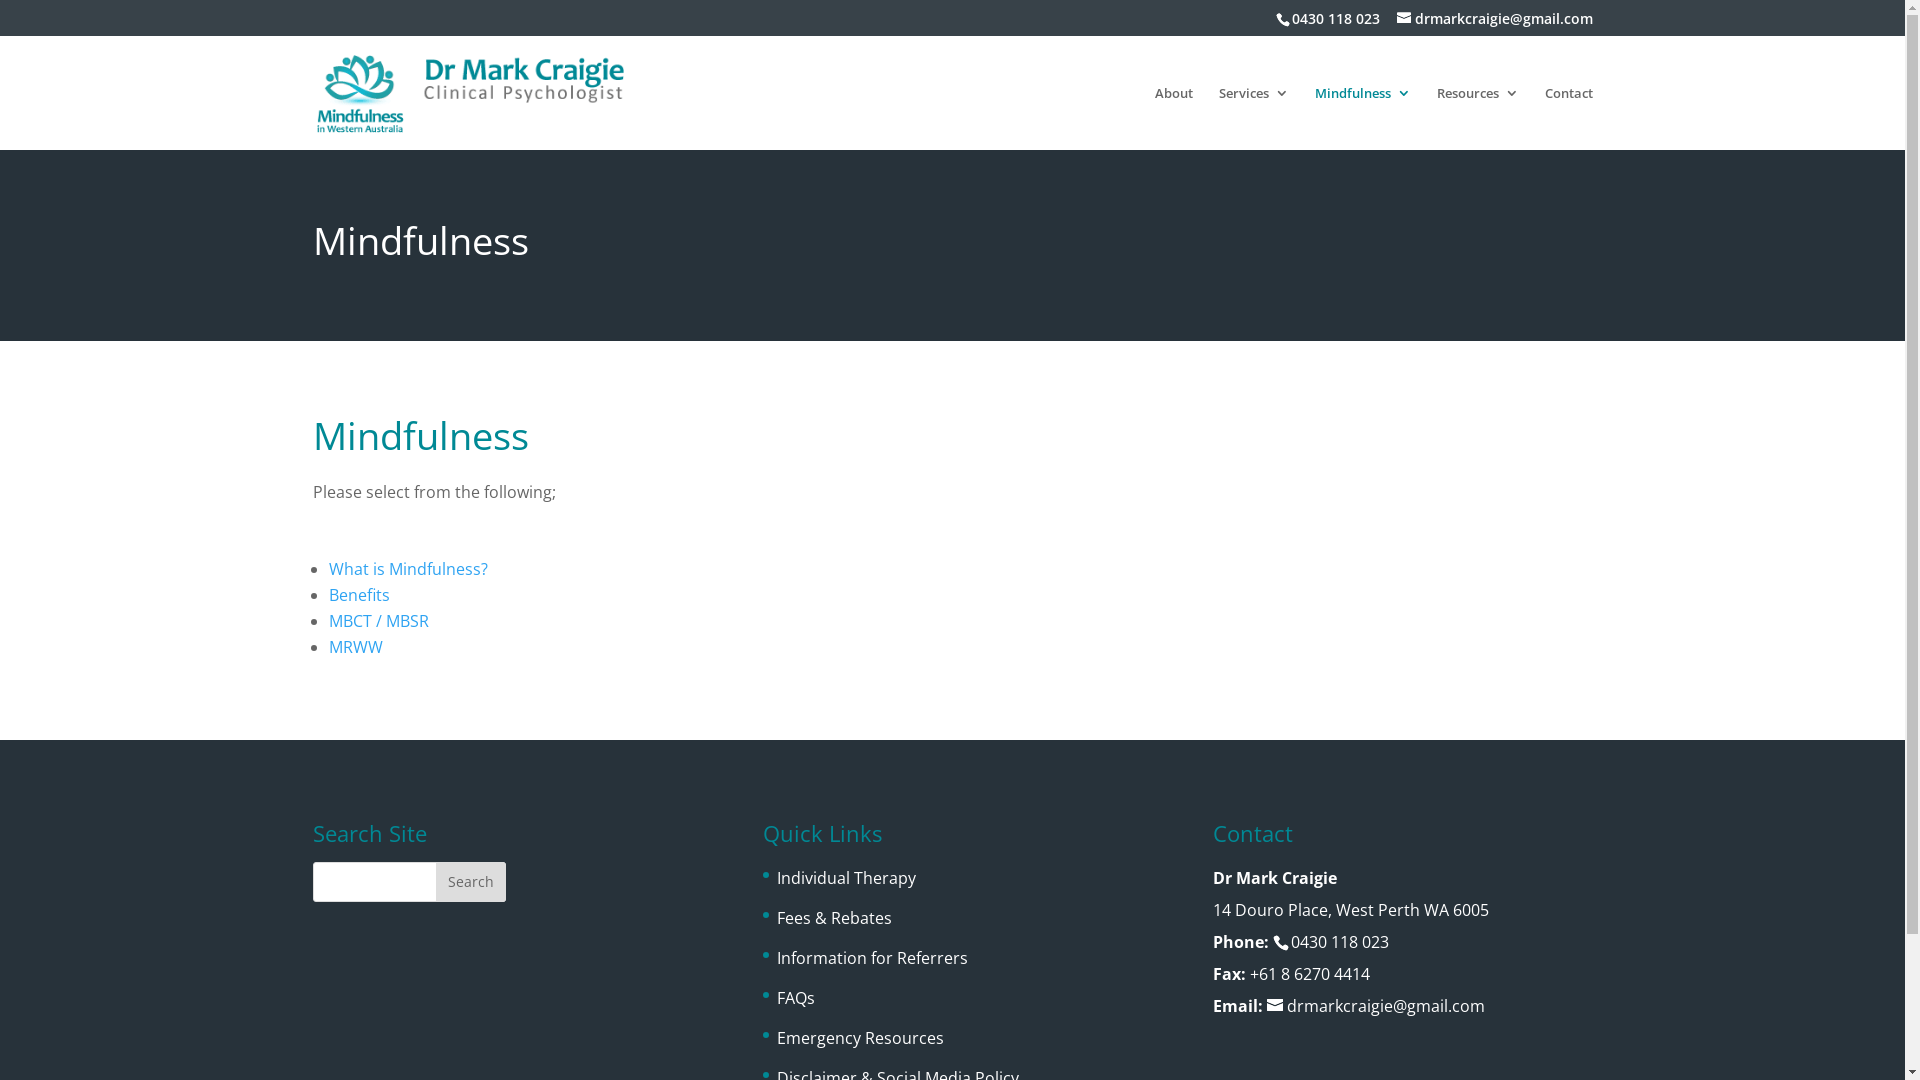 The width and height of the screenshot is (1920, 1080). Describe the element at coordinates (1375, 1006) in the screenshot. I see `'drmarkcraigie@gmail.com'` at that location.